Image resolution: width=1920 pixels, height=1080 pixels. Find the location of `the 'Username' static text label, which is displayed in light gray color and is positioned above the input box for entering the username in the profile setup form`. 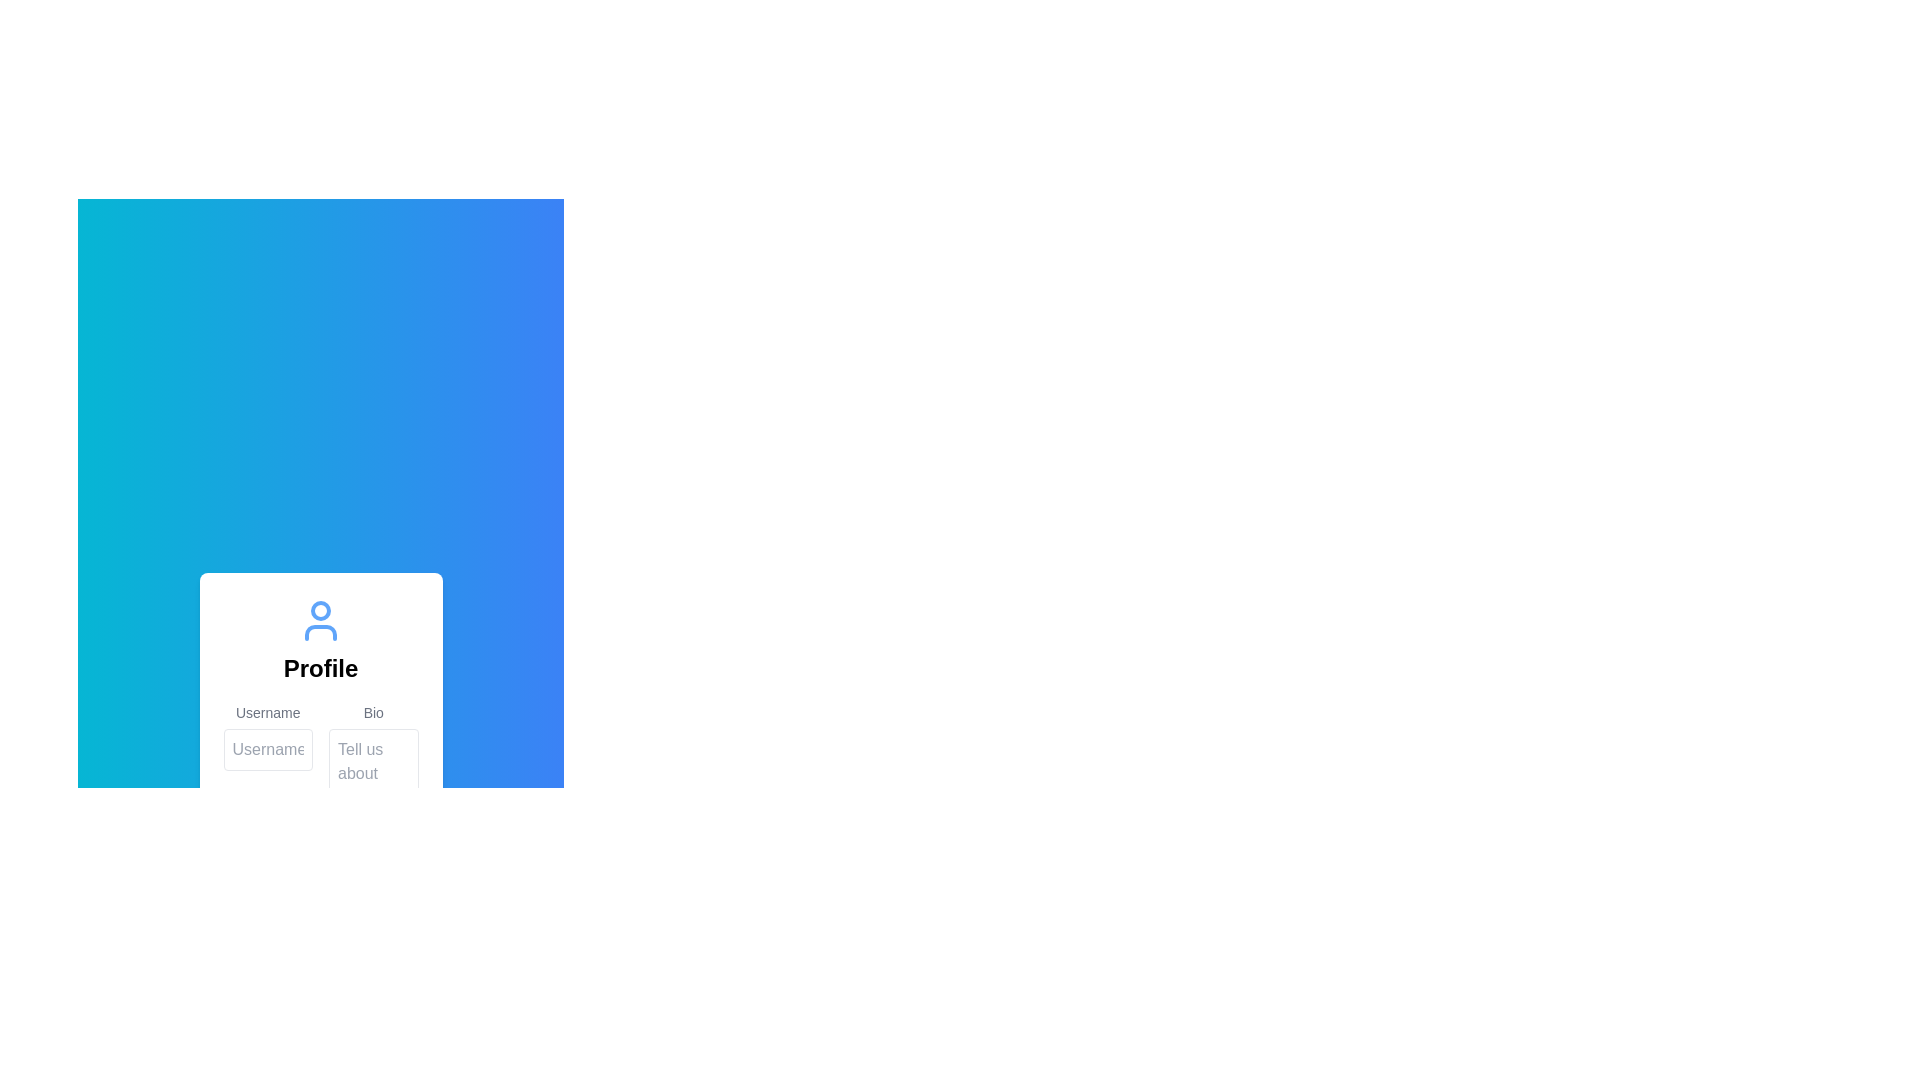

the 'Username' static text label, which is displayed in light gray color and is positioned above the input box for entering the username in the profile setup form is located at coordinates (267, 711).